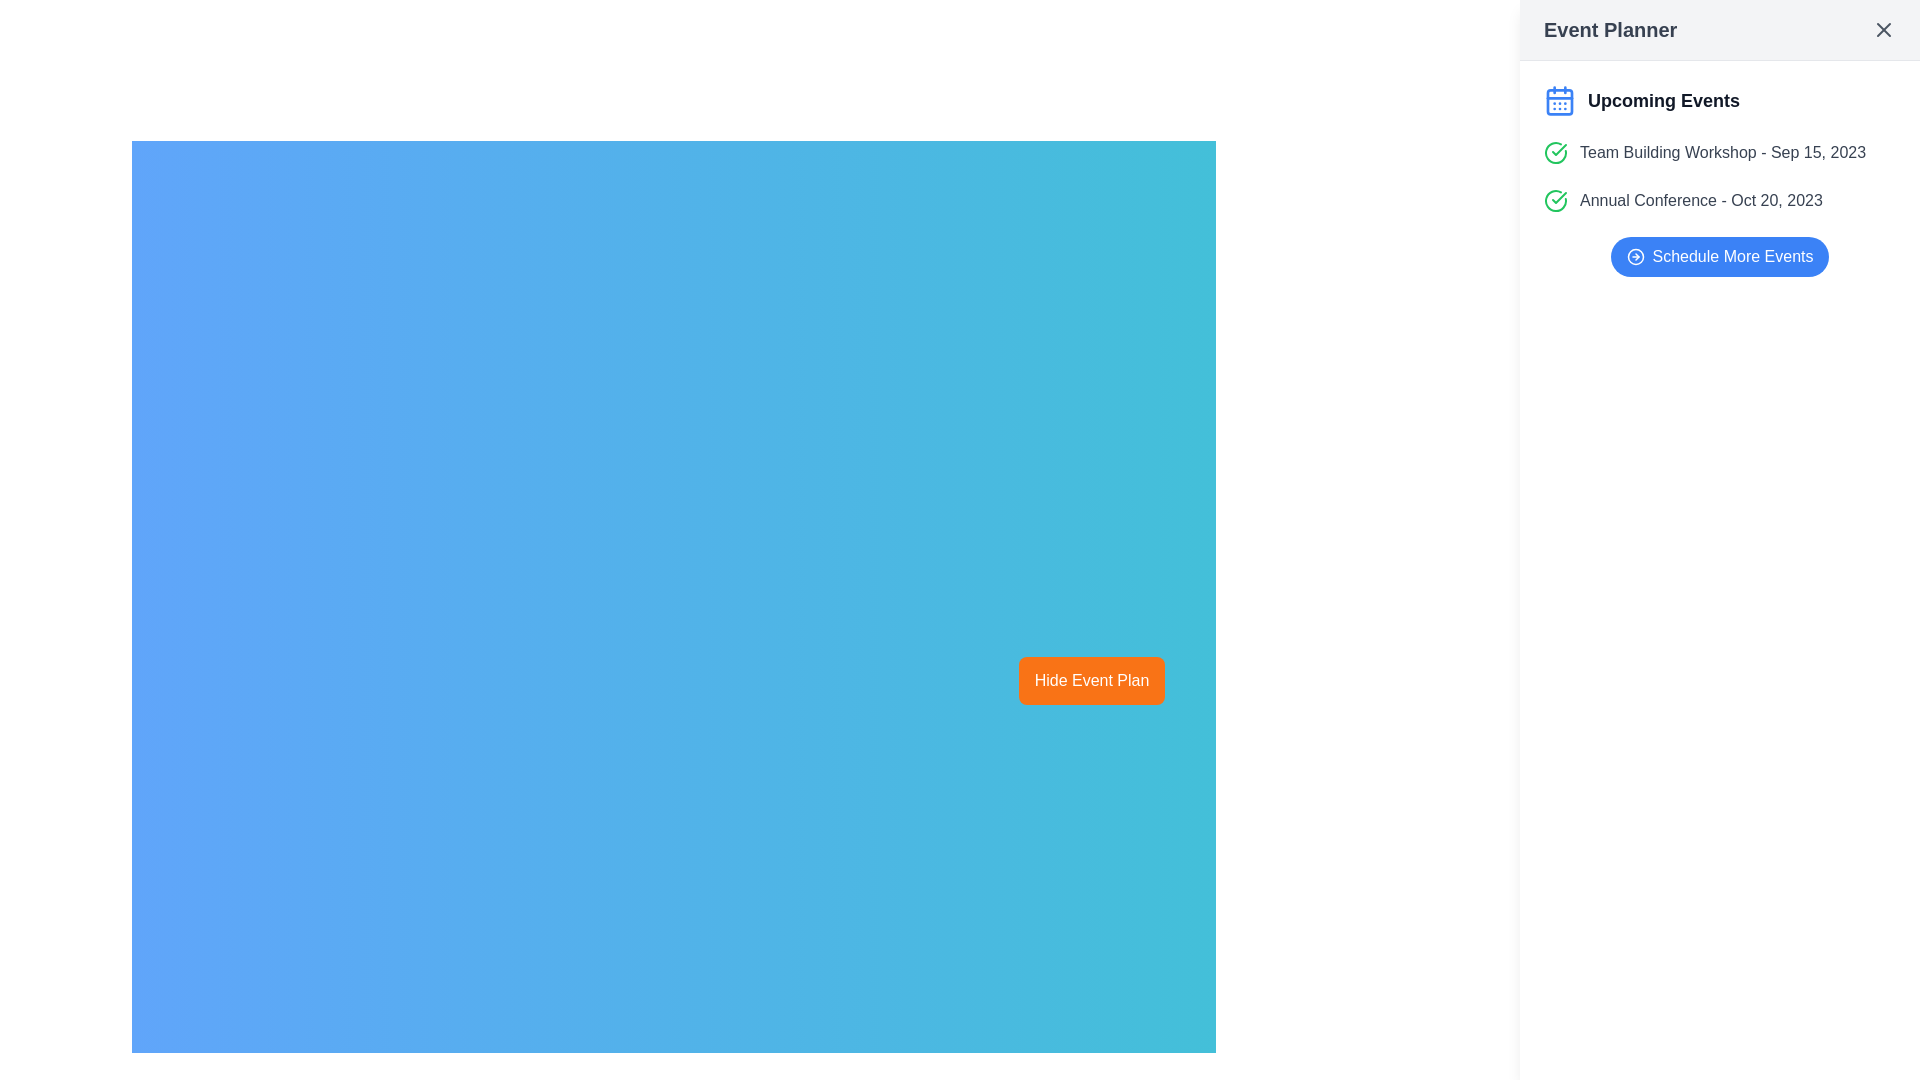 The height and width of the screenshot is (1080, 1920). I want to click on the Text Header in the 'Event Planner' sidebar that serves as the title for the upcoming events list, so click(1664, 100).